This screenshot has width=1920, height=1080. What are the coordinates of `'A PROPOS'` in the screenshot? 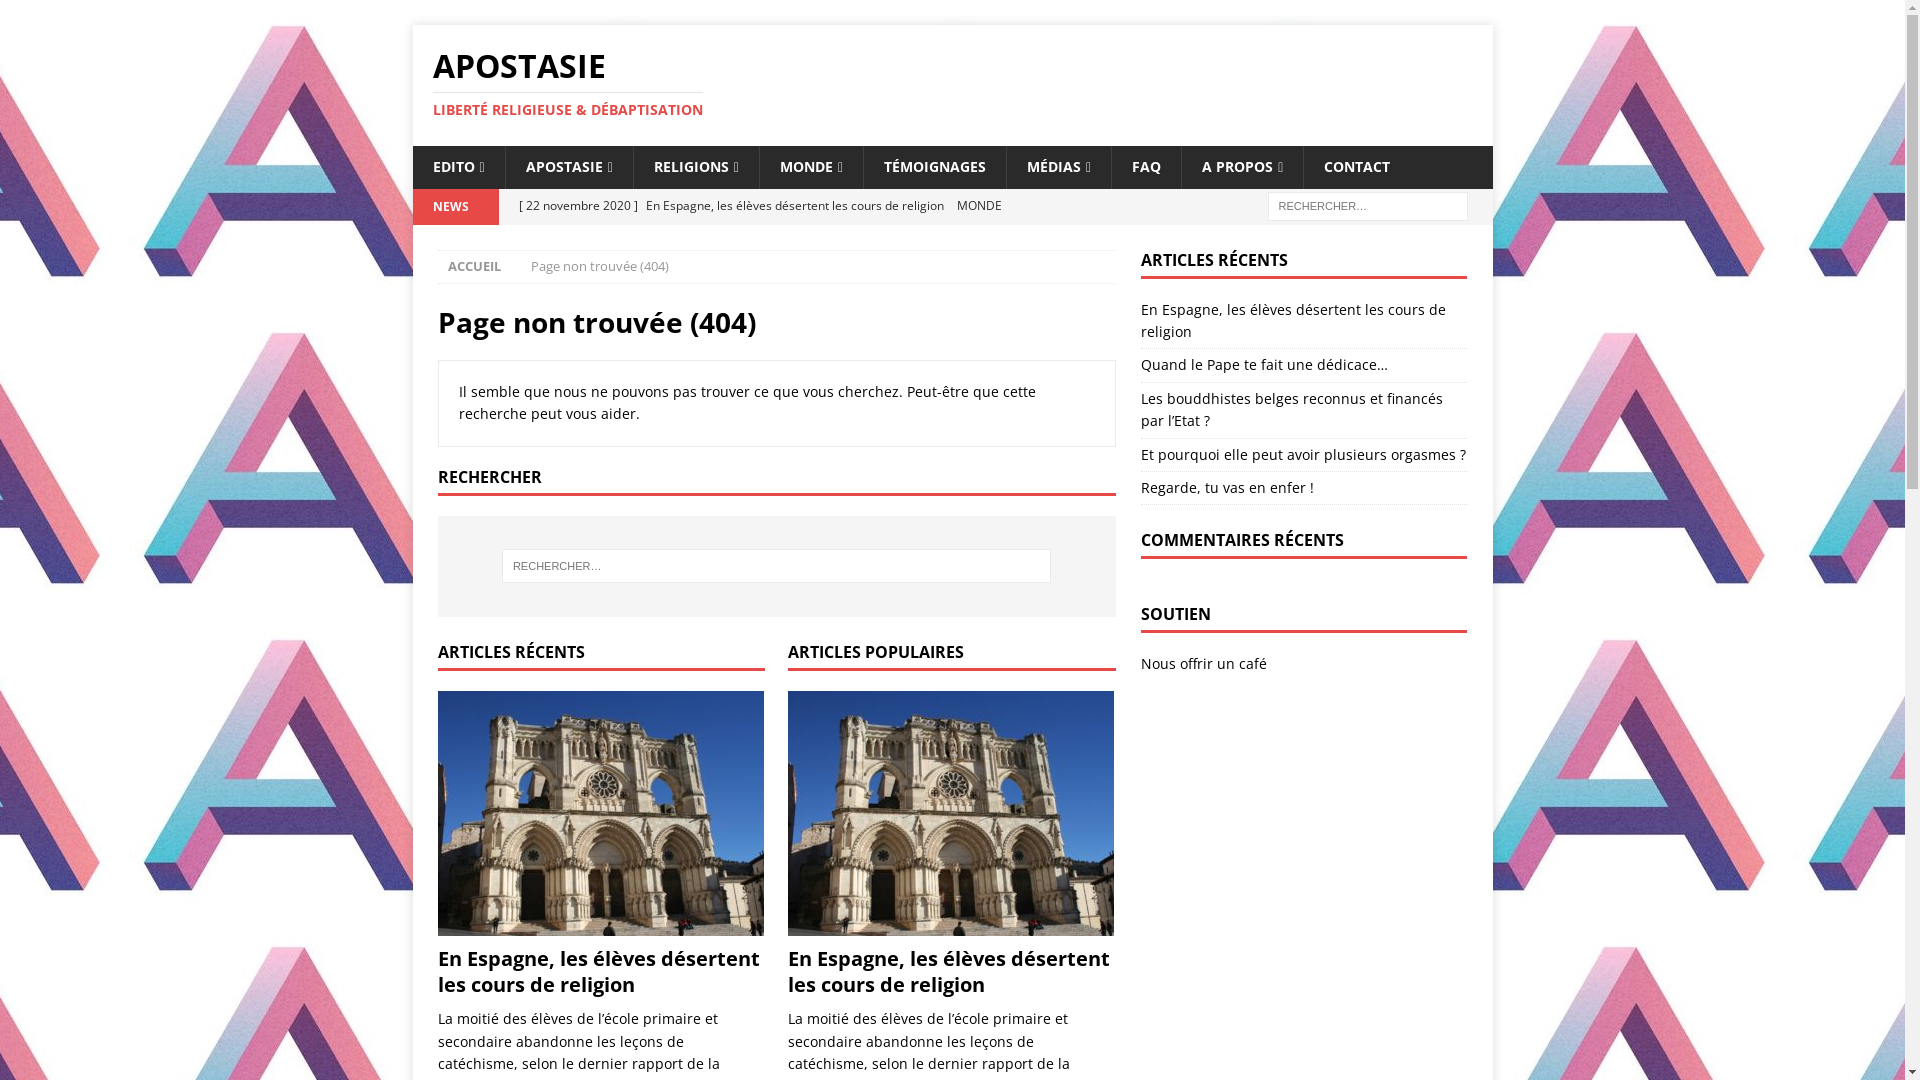 It's located at (1241, 165).